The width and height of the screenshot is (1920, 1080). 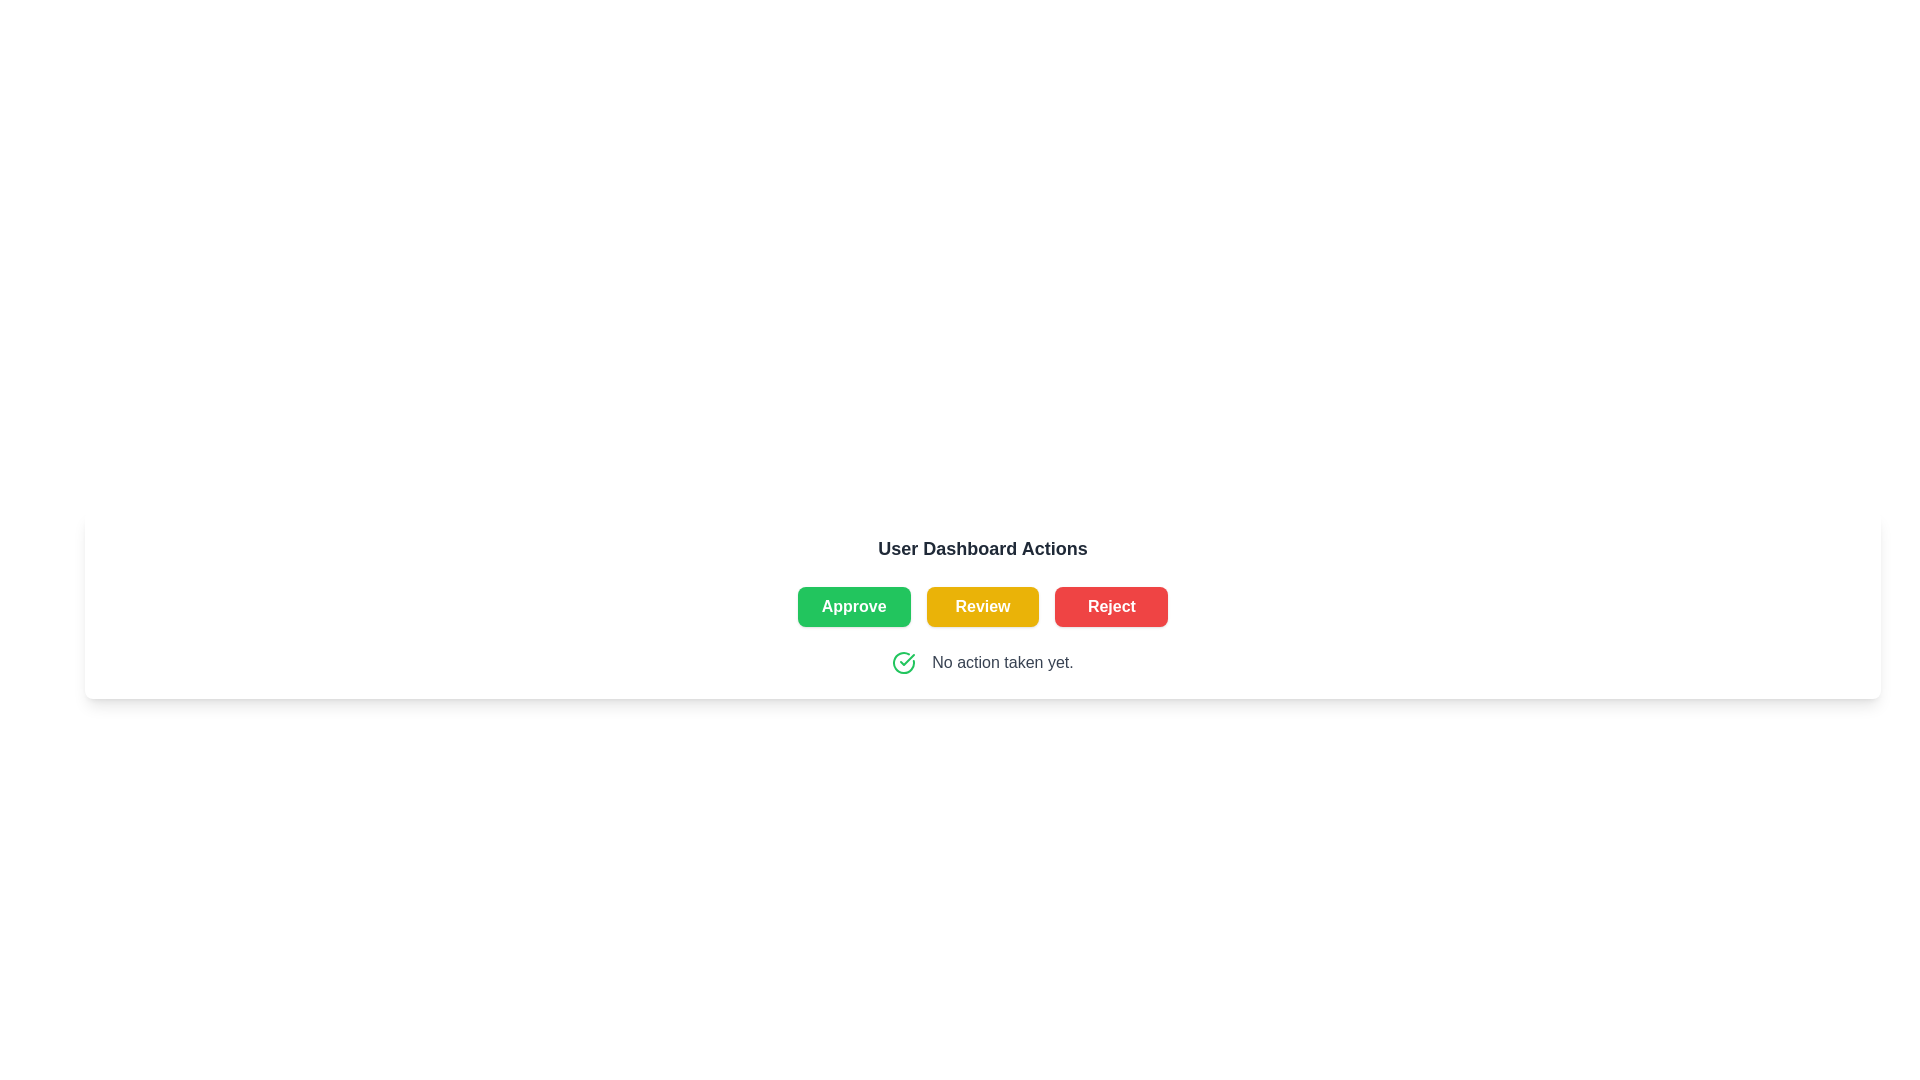 What do you see at coordinates (983, 605) in the screenshot?
I see `the 'Review' button in the Button group located in the User Dashboard Actions section` at bounding box center [983, 605].